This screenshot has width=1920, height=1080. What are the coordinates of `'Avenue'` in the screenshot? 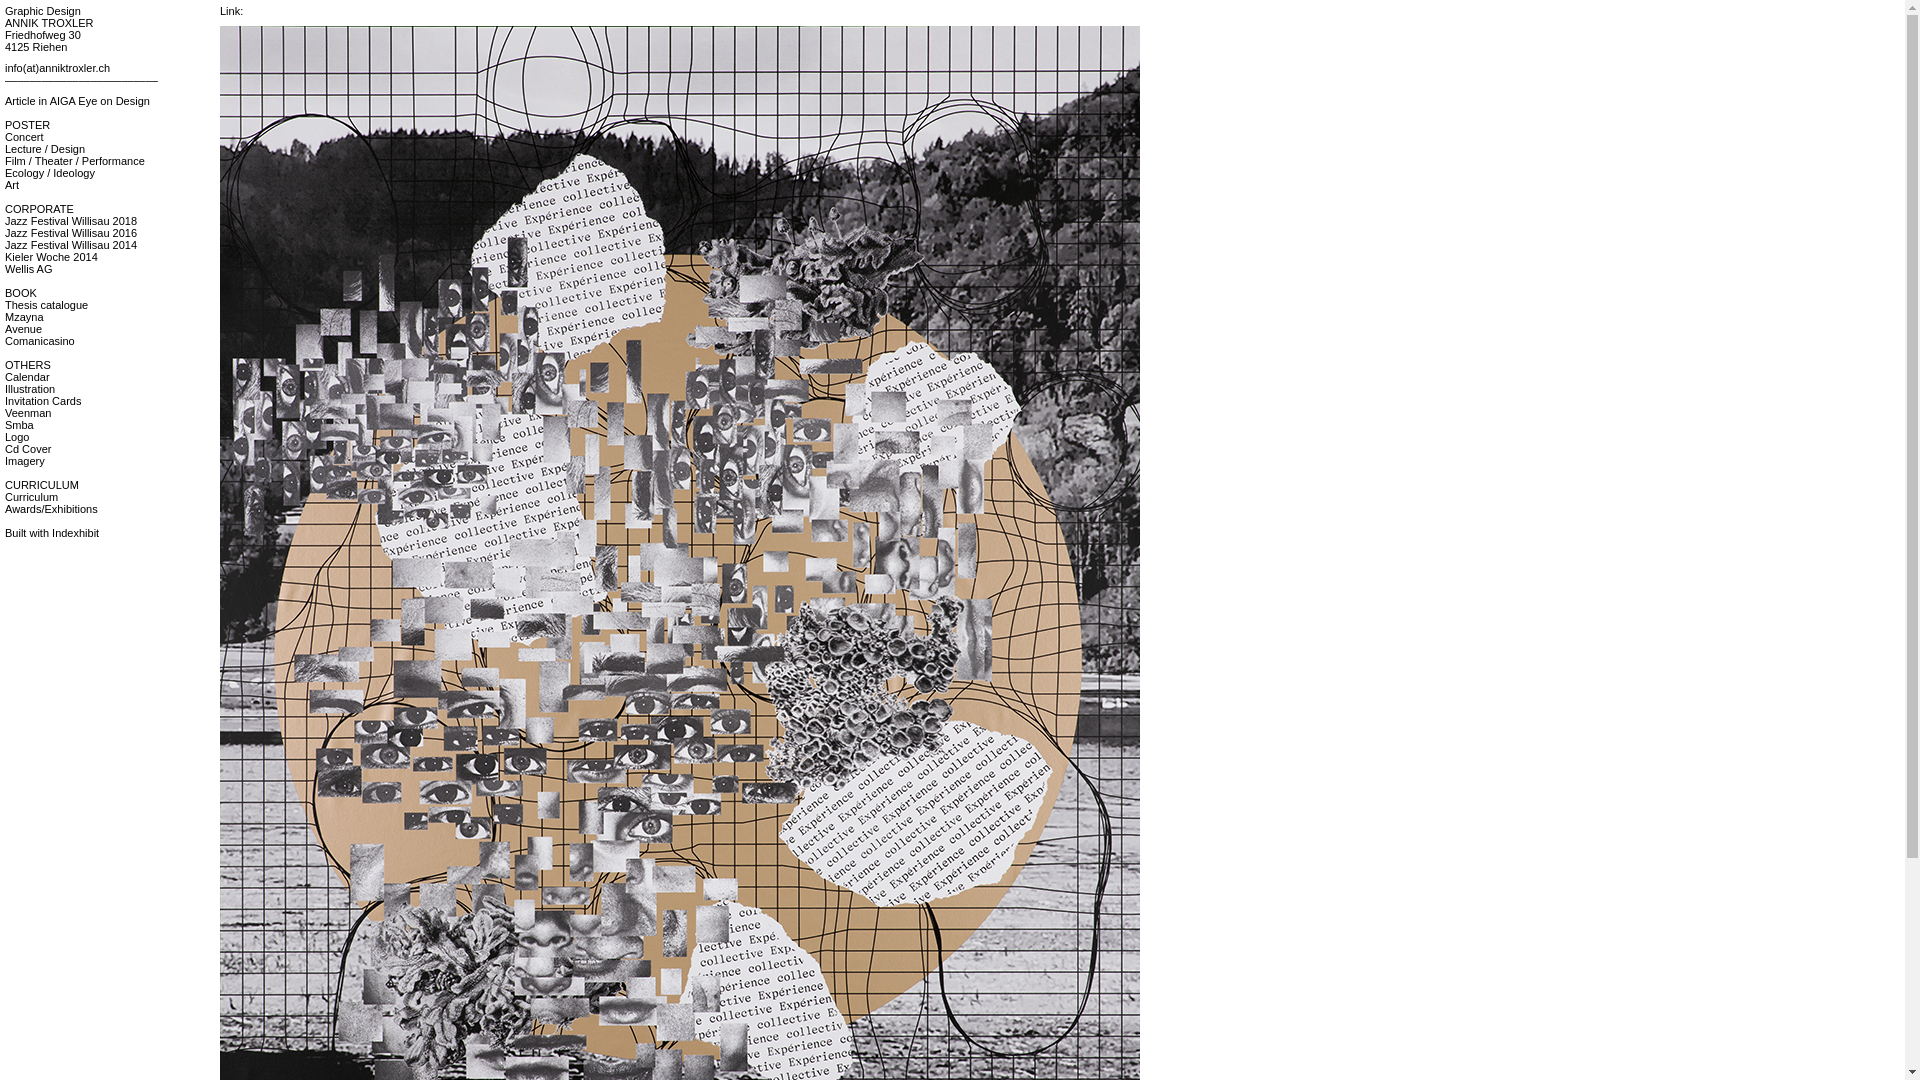 It's located at (4, 327).